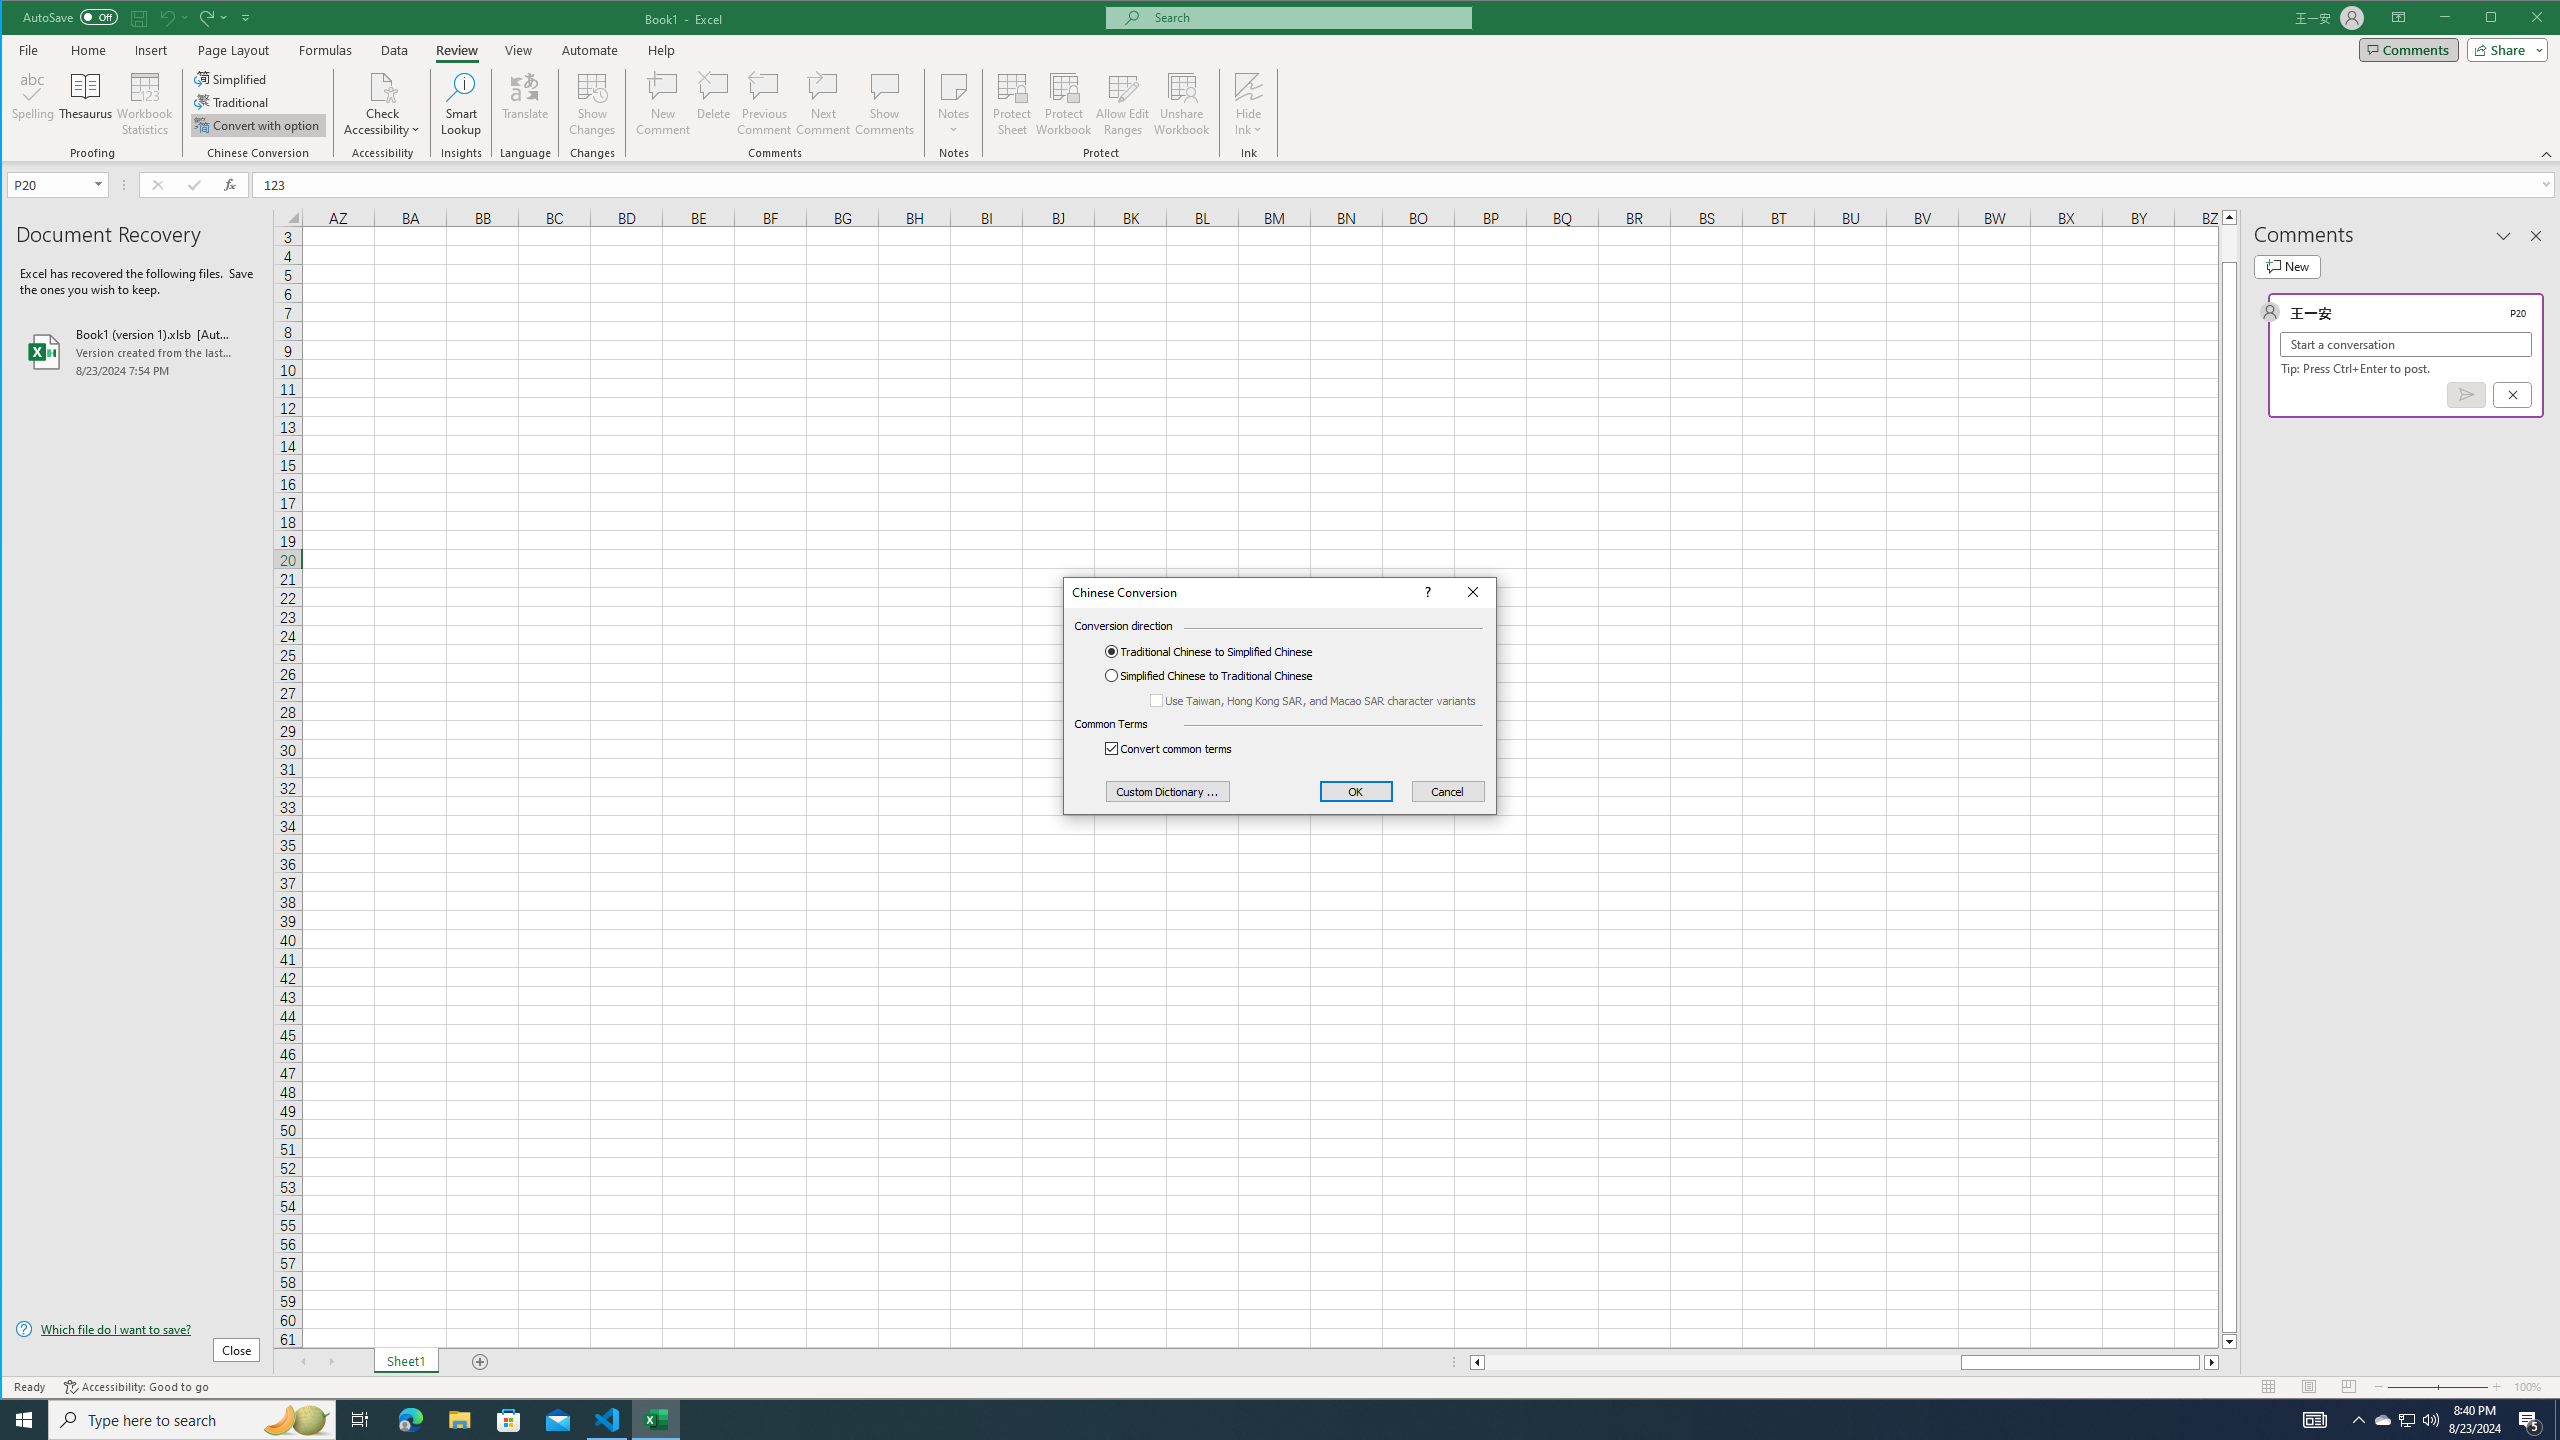 The width and height of the screenshot is (2560, 1440). What do you see at coordinates (2519, 19) in the screenshot?
I see `'Maximize'` at bounding box center [2519, 19].